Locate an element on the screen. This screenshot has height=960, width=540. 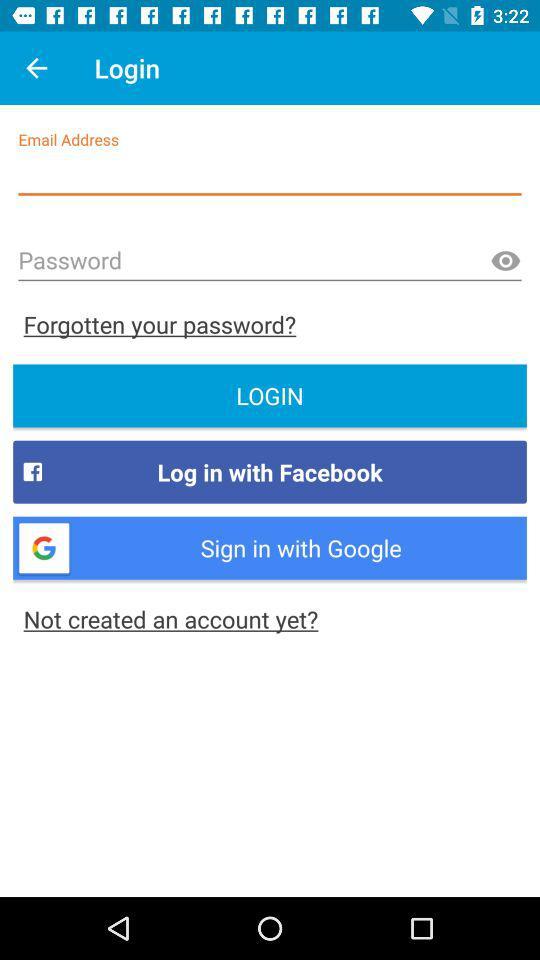
email address is located at coordinates (270, 174).